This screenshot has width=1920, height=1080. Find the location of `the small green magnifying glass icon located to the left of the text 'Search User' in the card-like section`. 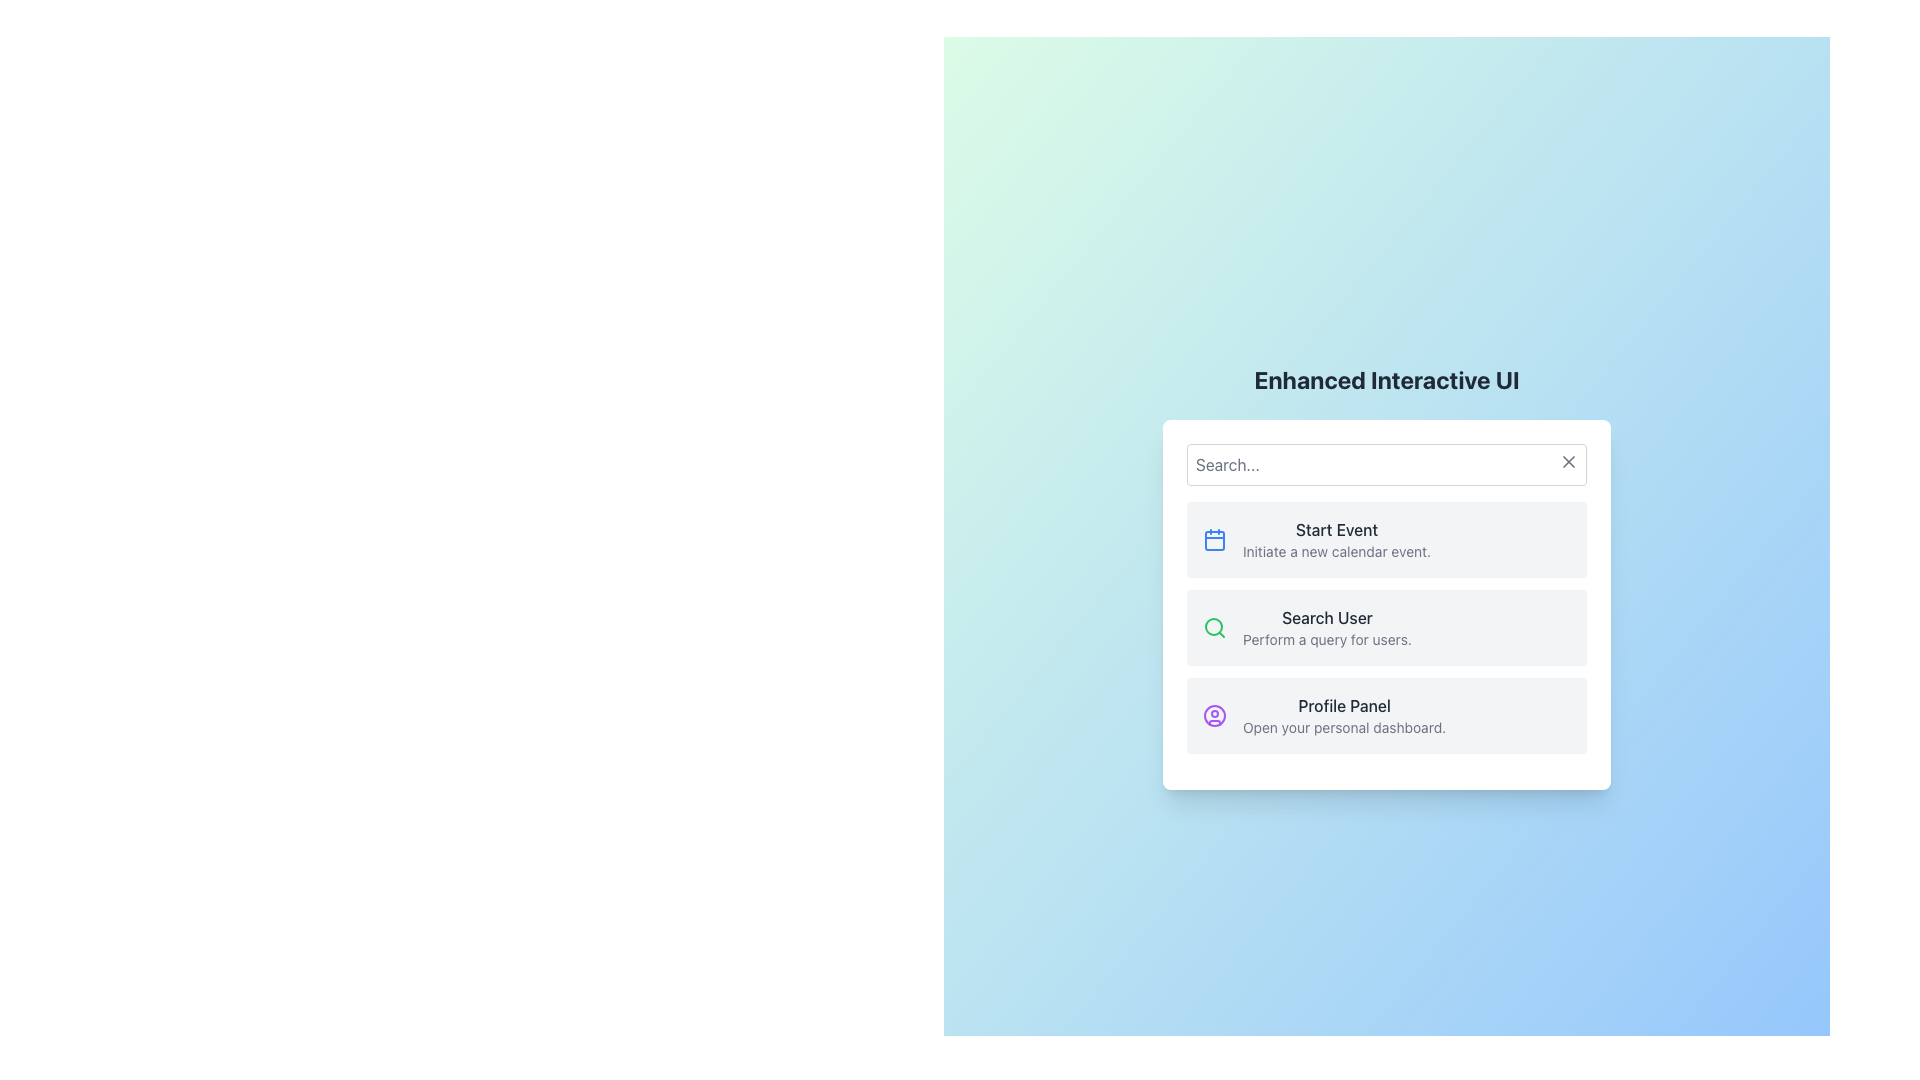

the small green magnifying glass icon located to the left of the text 'Search User' in the card-like section is located at coordinates (1213, 627).